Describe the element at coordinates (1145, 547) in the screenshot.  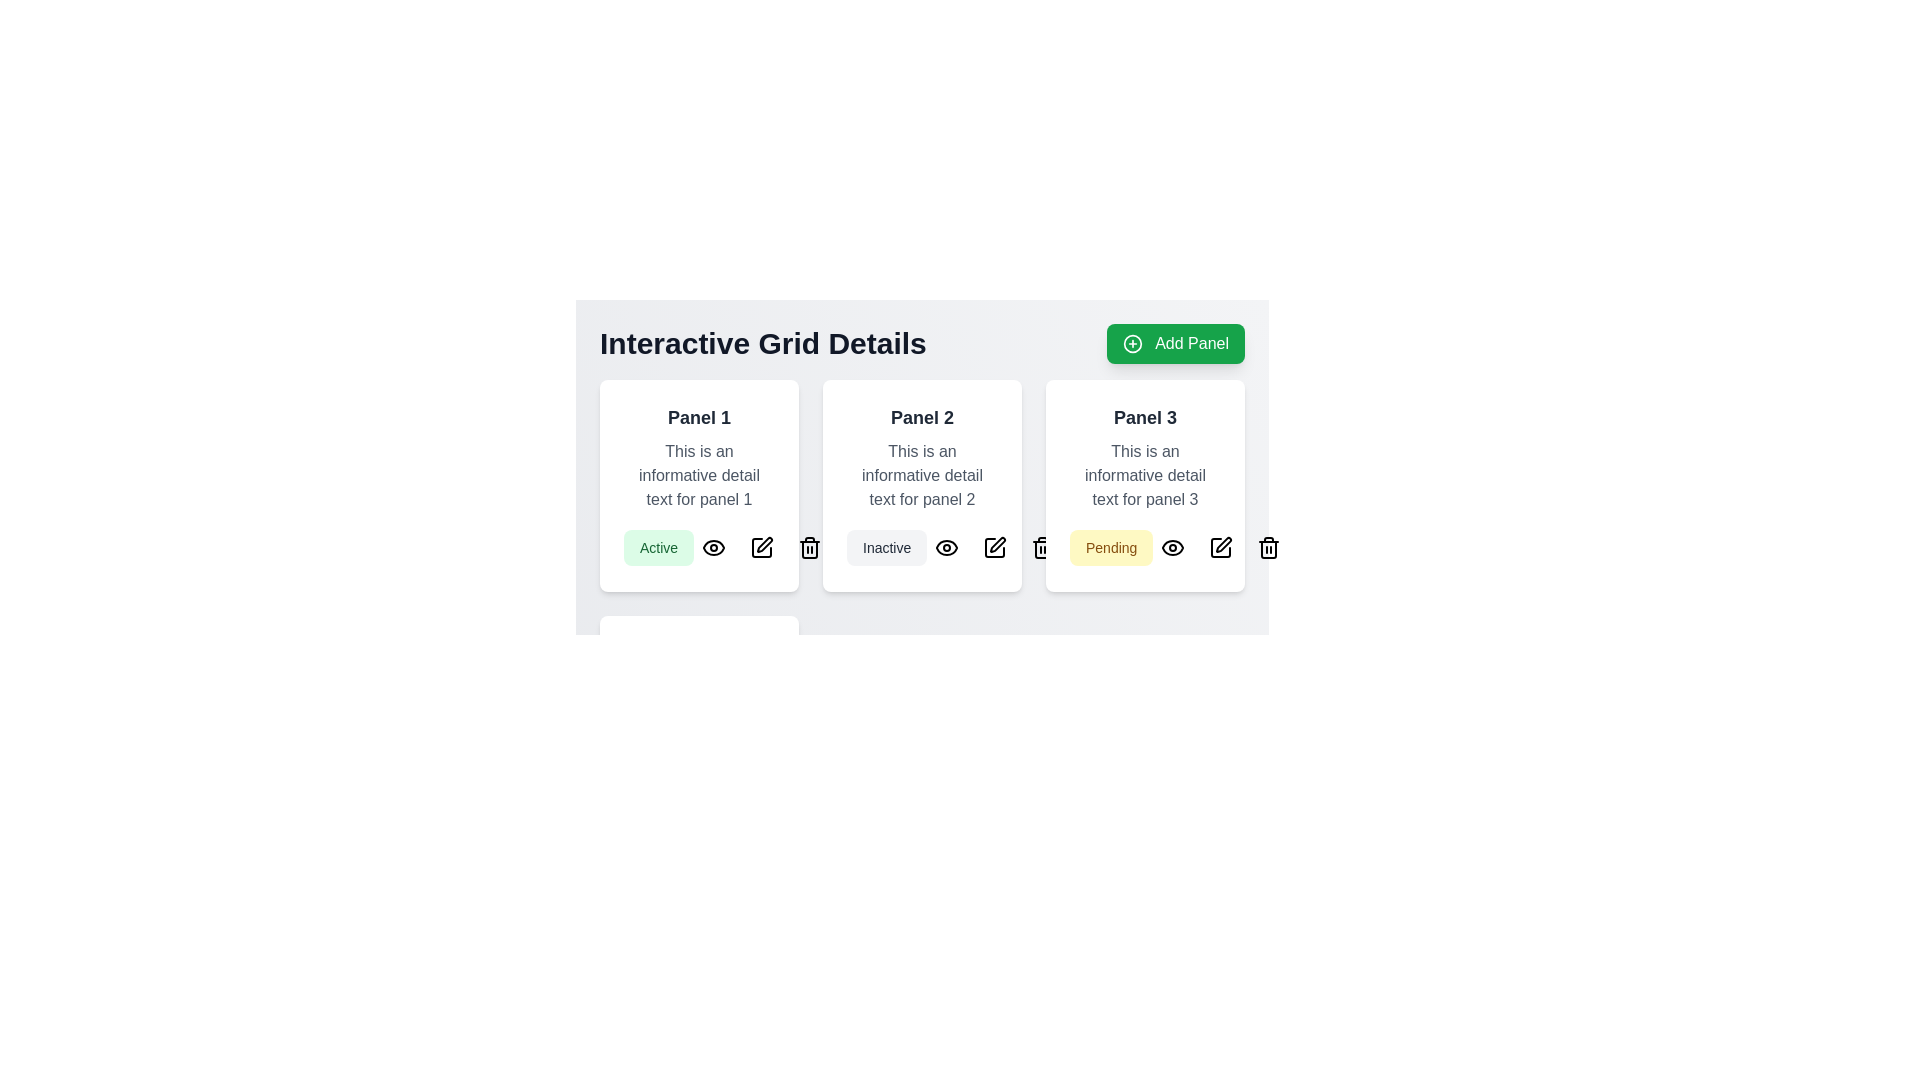
I see `the rectangular button with rounded corners, yellow background, and the label 'Pending' in bold brown text located in Panel 3 at the bottom section before the row of icons` at that location.